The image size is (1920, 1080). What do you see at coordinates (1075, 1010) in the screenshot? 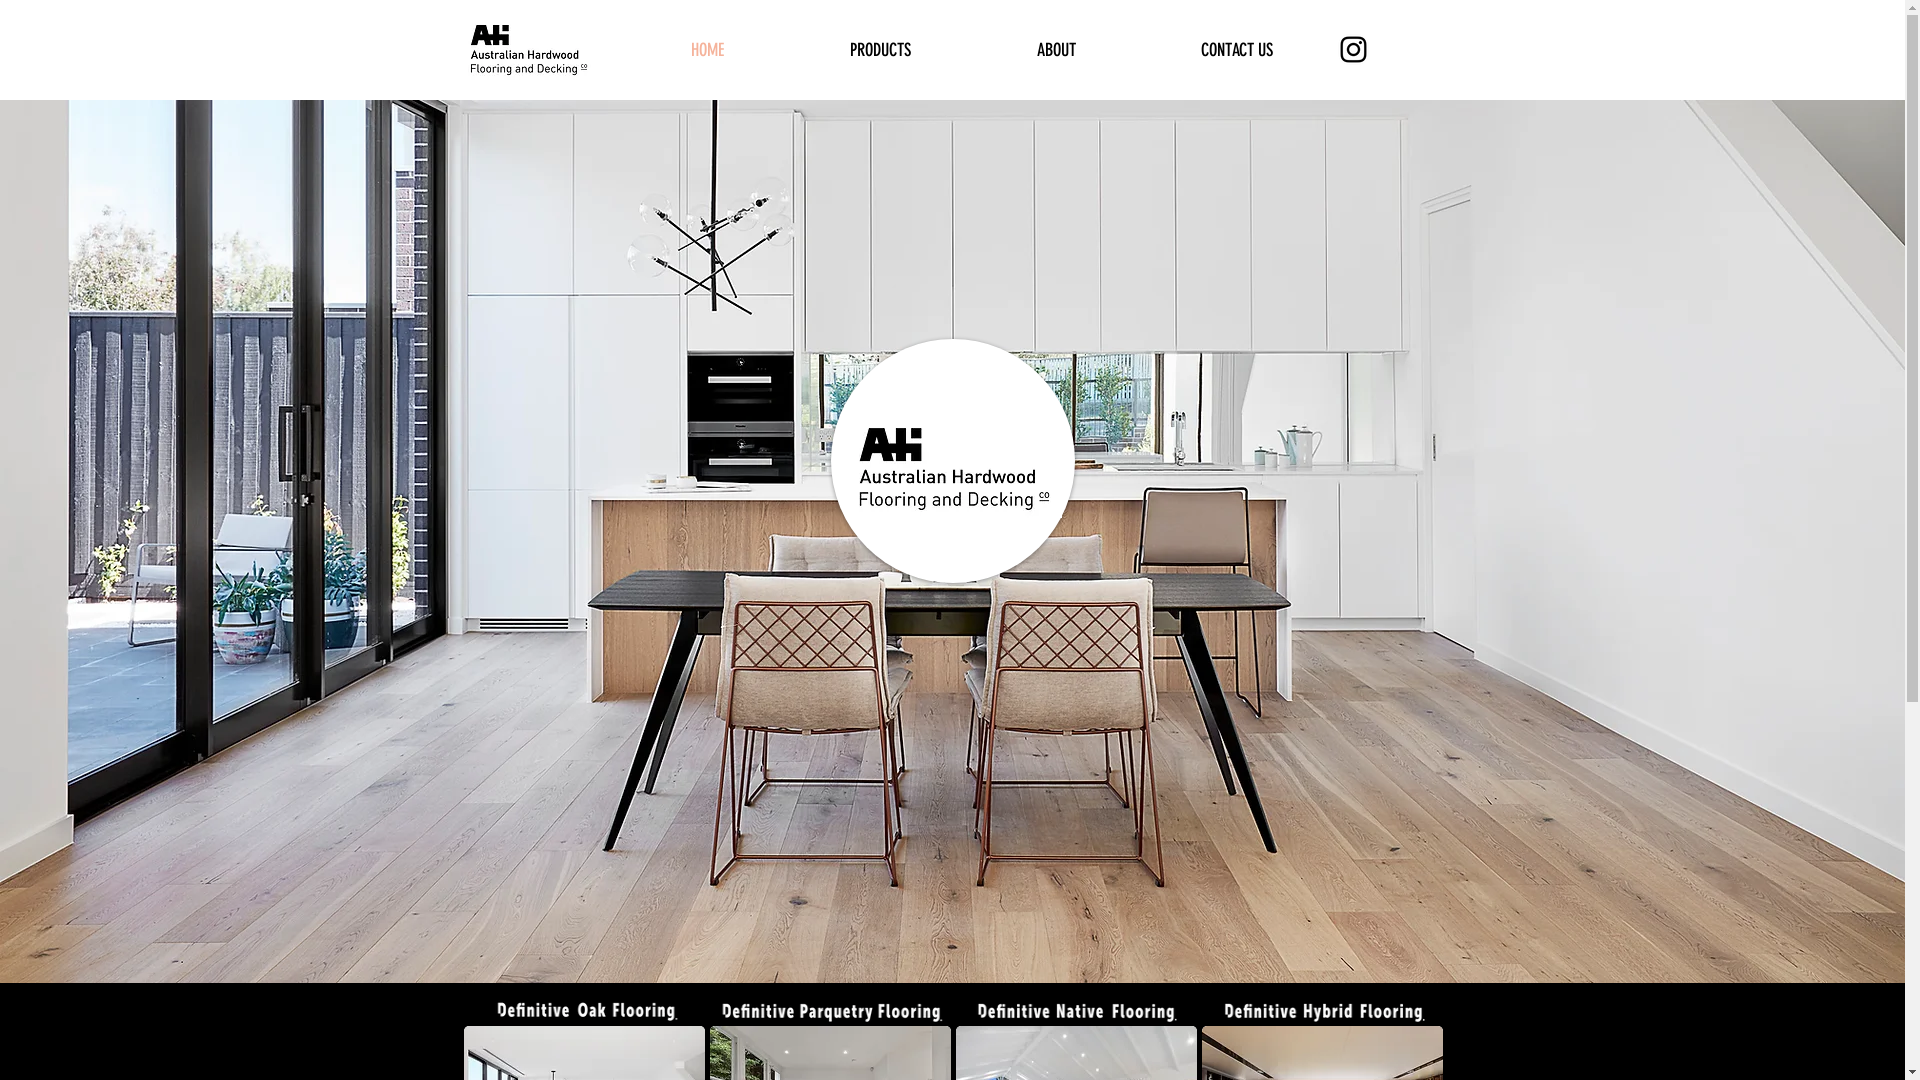
I see `'Definitive Native Flooring_Light_Text.pn'` at bounding box center [1075, 1010].